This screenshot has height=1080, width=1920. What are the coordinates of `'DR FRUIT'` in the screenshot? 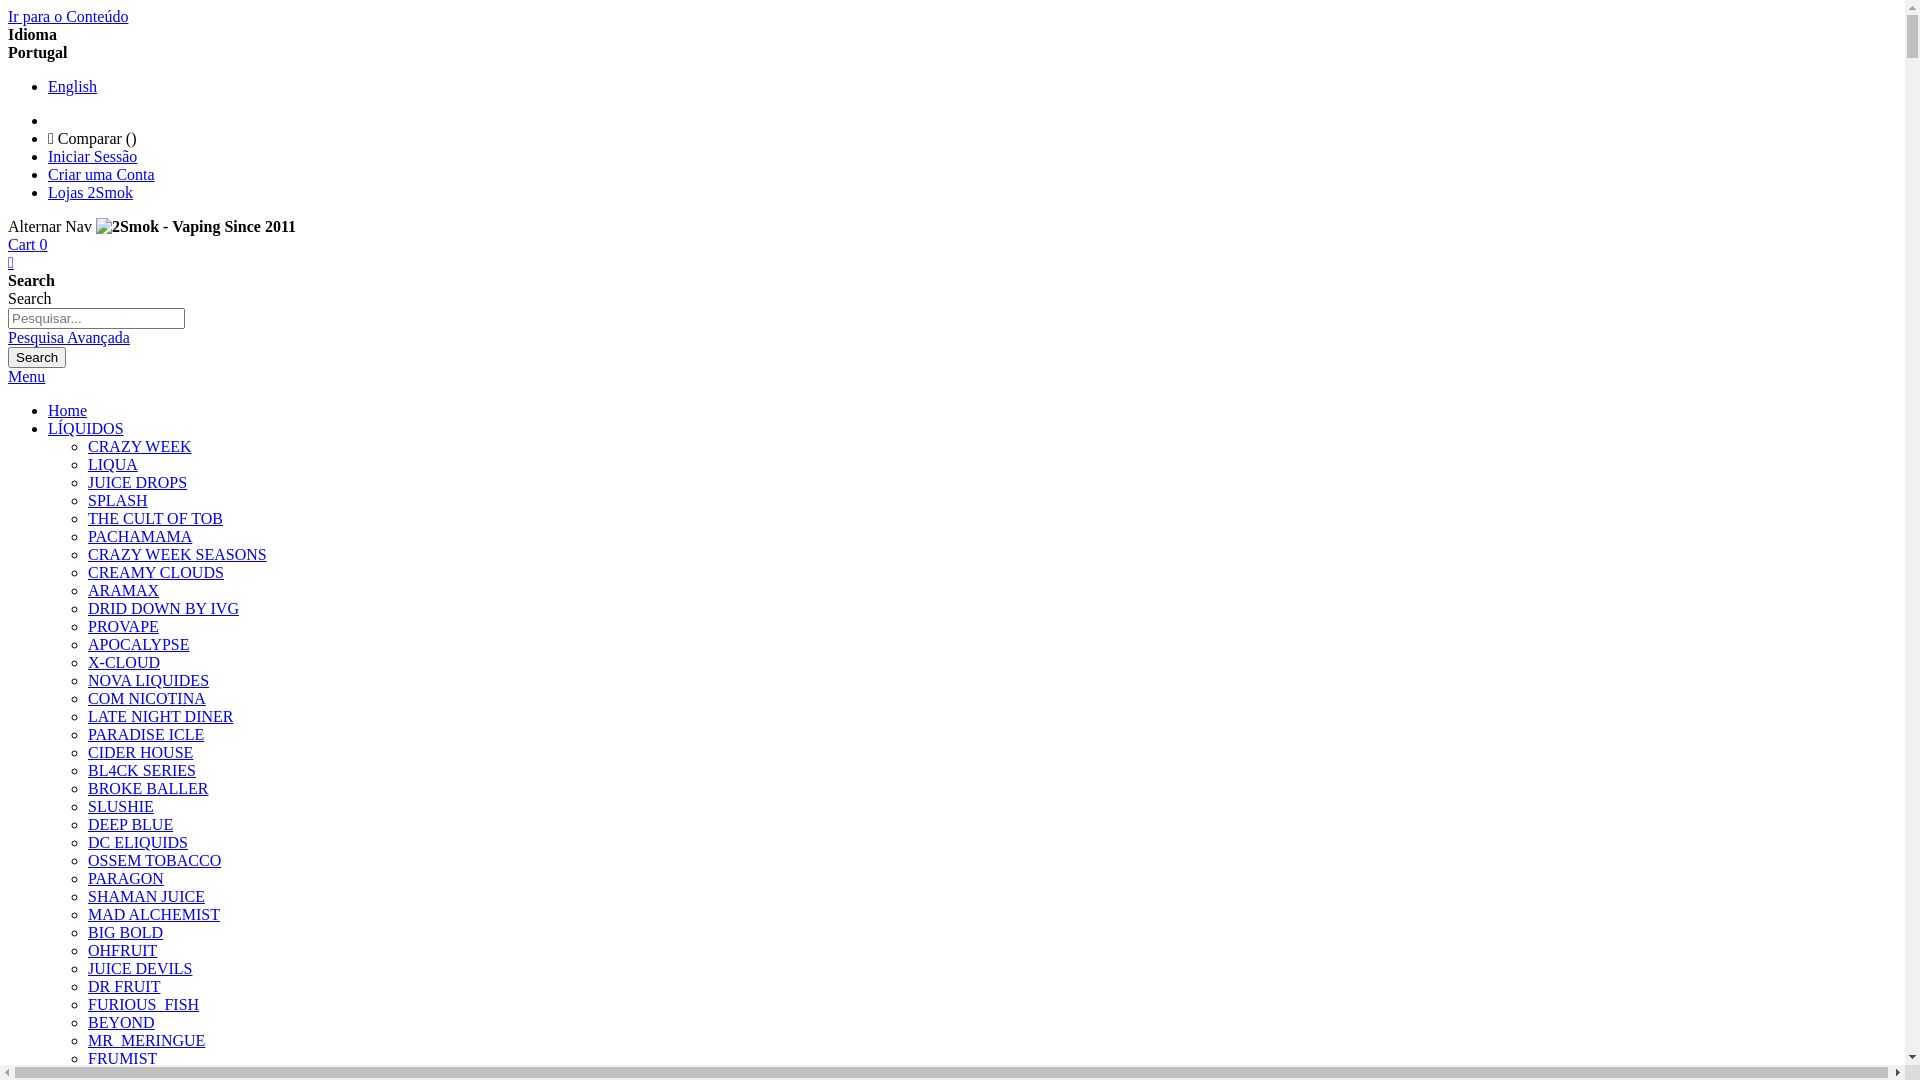 It's located at (123, 985).